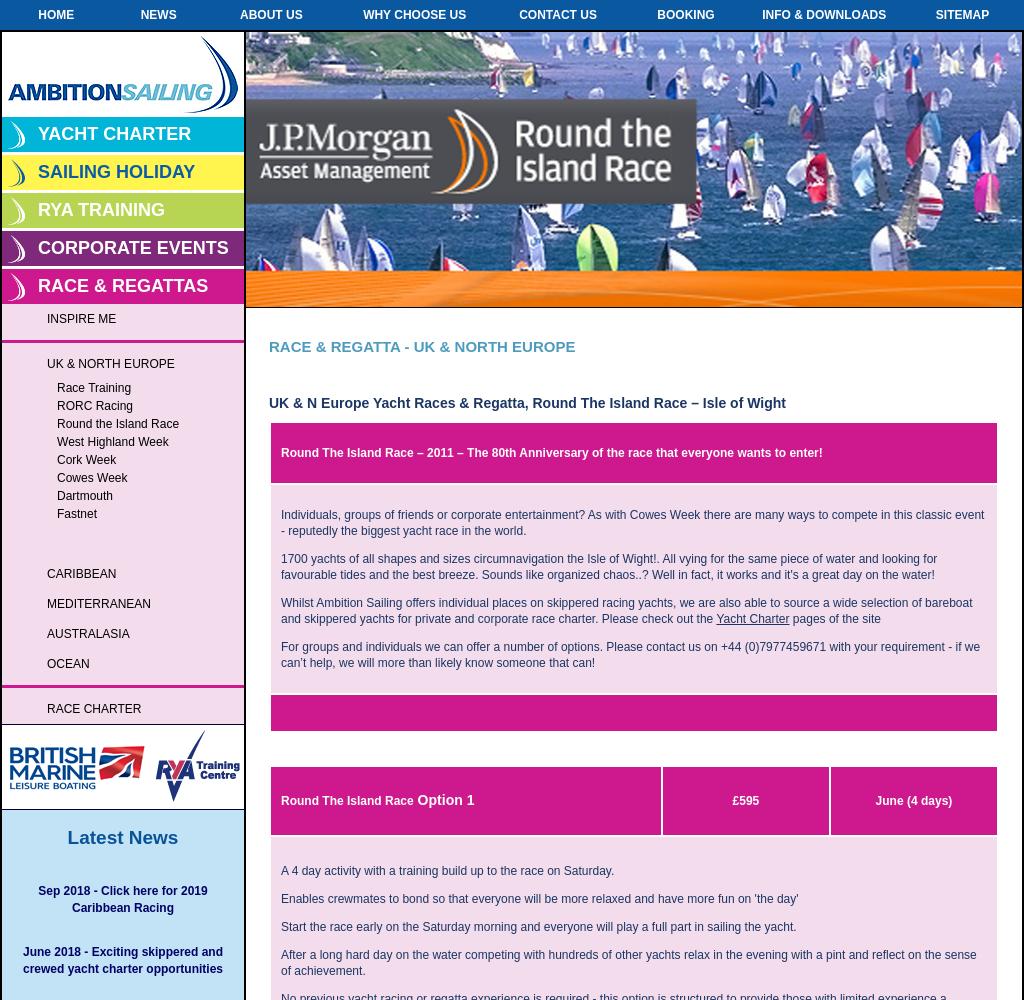 This screenshot has height=1000, width=1024. What do you see at coordinates (95, 406) in the screenshot?
I see `'RORC Racing'` at bounding box center [95, 406].